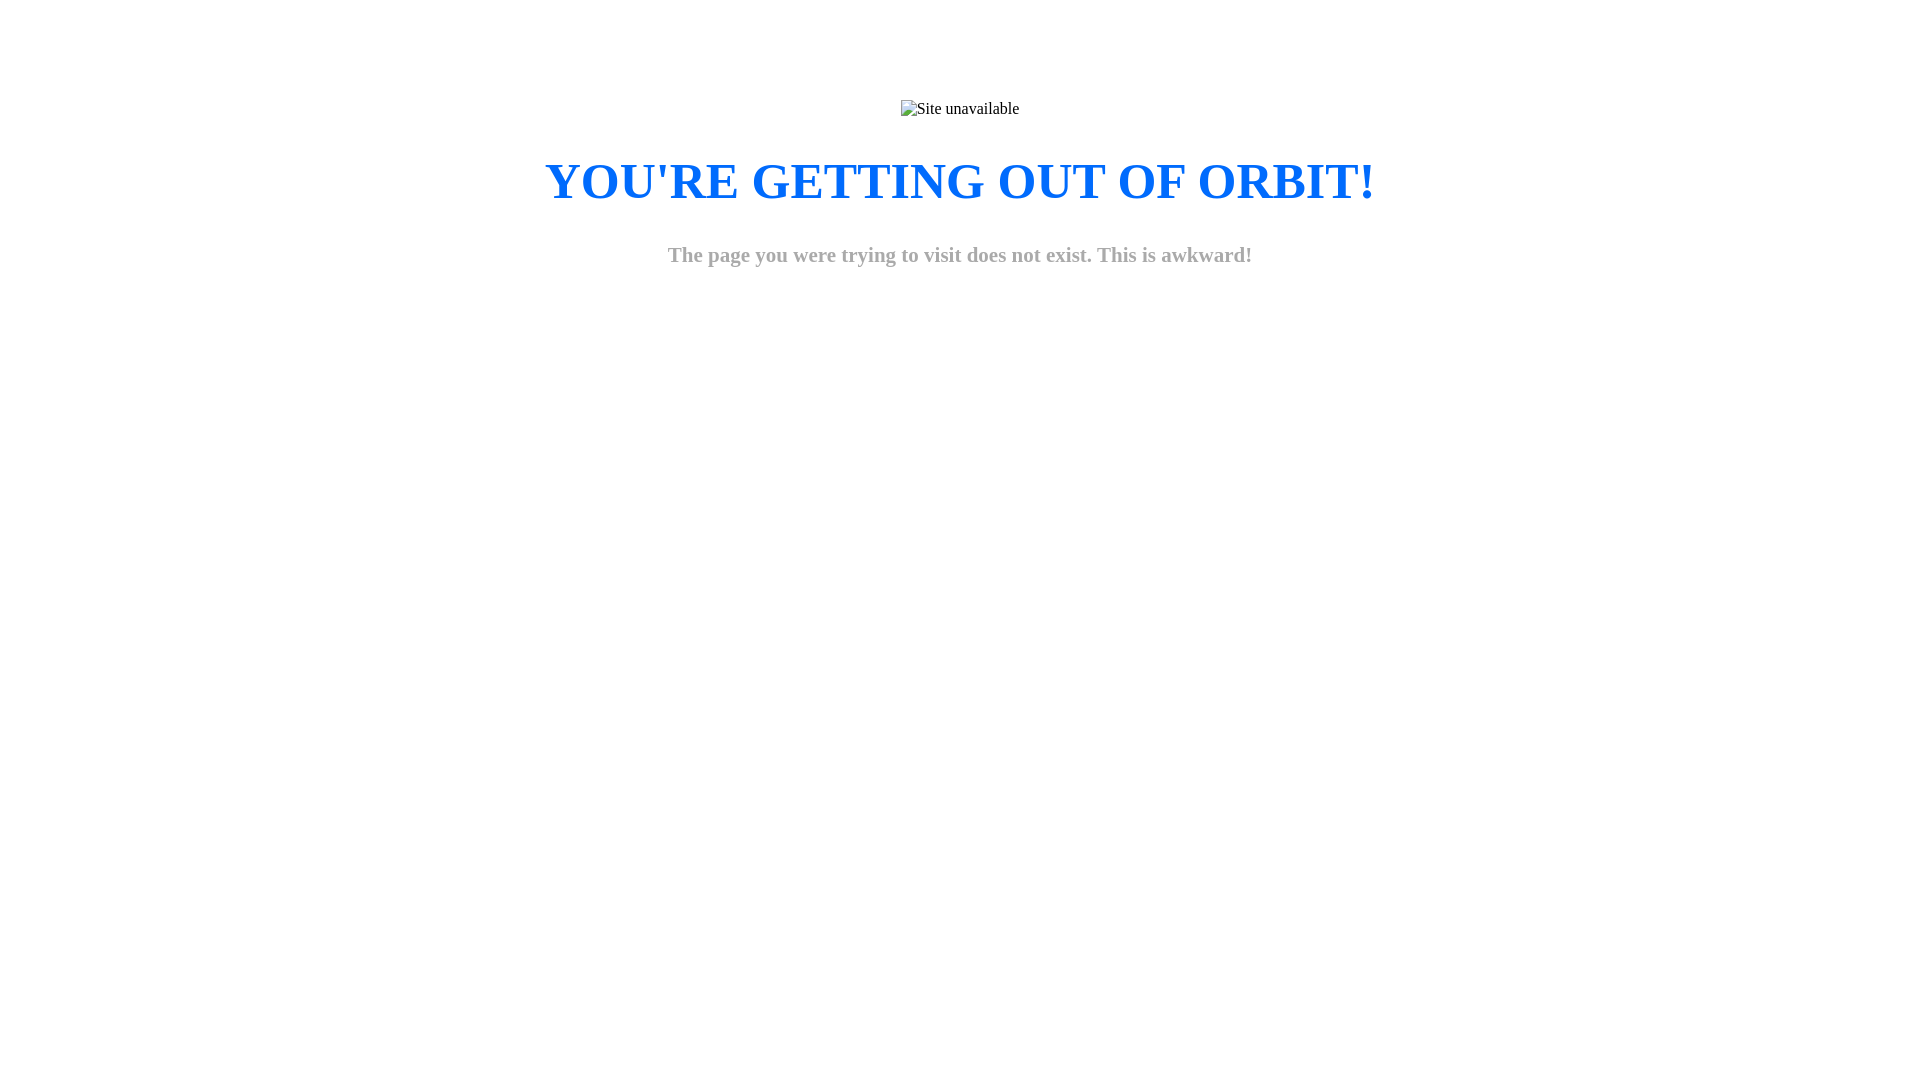 This screenshot has height=1080, width=1920. What do you see at coordinates (900, 108) in the screenshot?
I see `'Site unavailable'` at bounding box center [900, 108].